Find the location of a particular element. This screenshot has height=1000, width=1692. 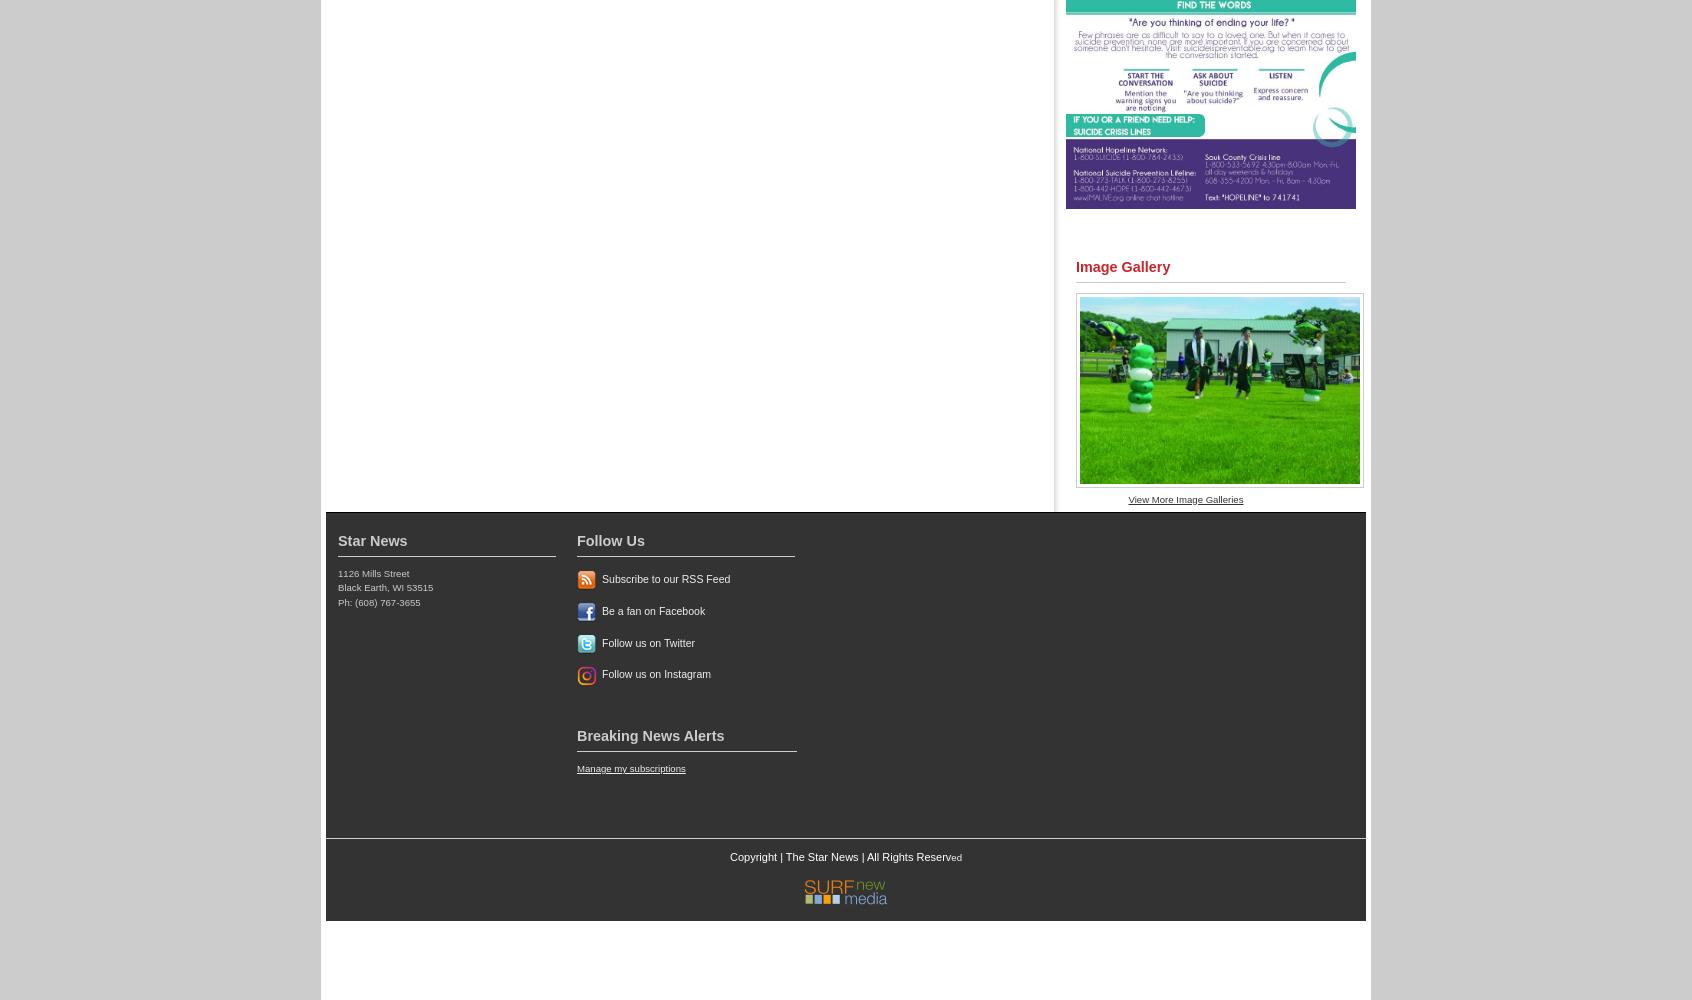

'Be a fan on Facebook' is located at coordinates (653, 609).